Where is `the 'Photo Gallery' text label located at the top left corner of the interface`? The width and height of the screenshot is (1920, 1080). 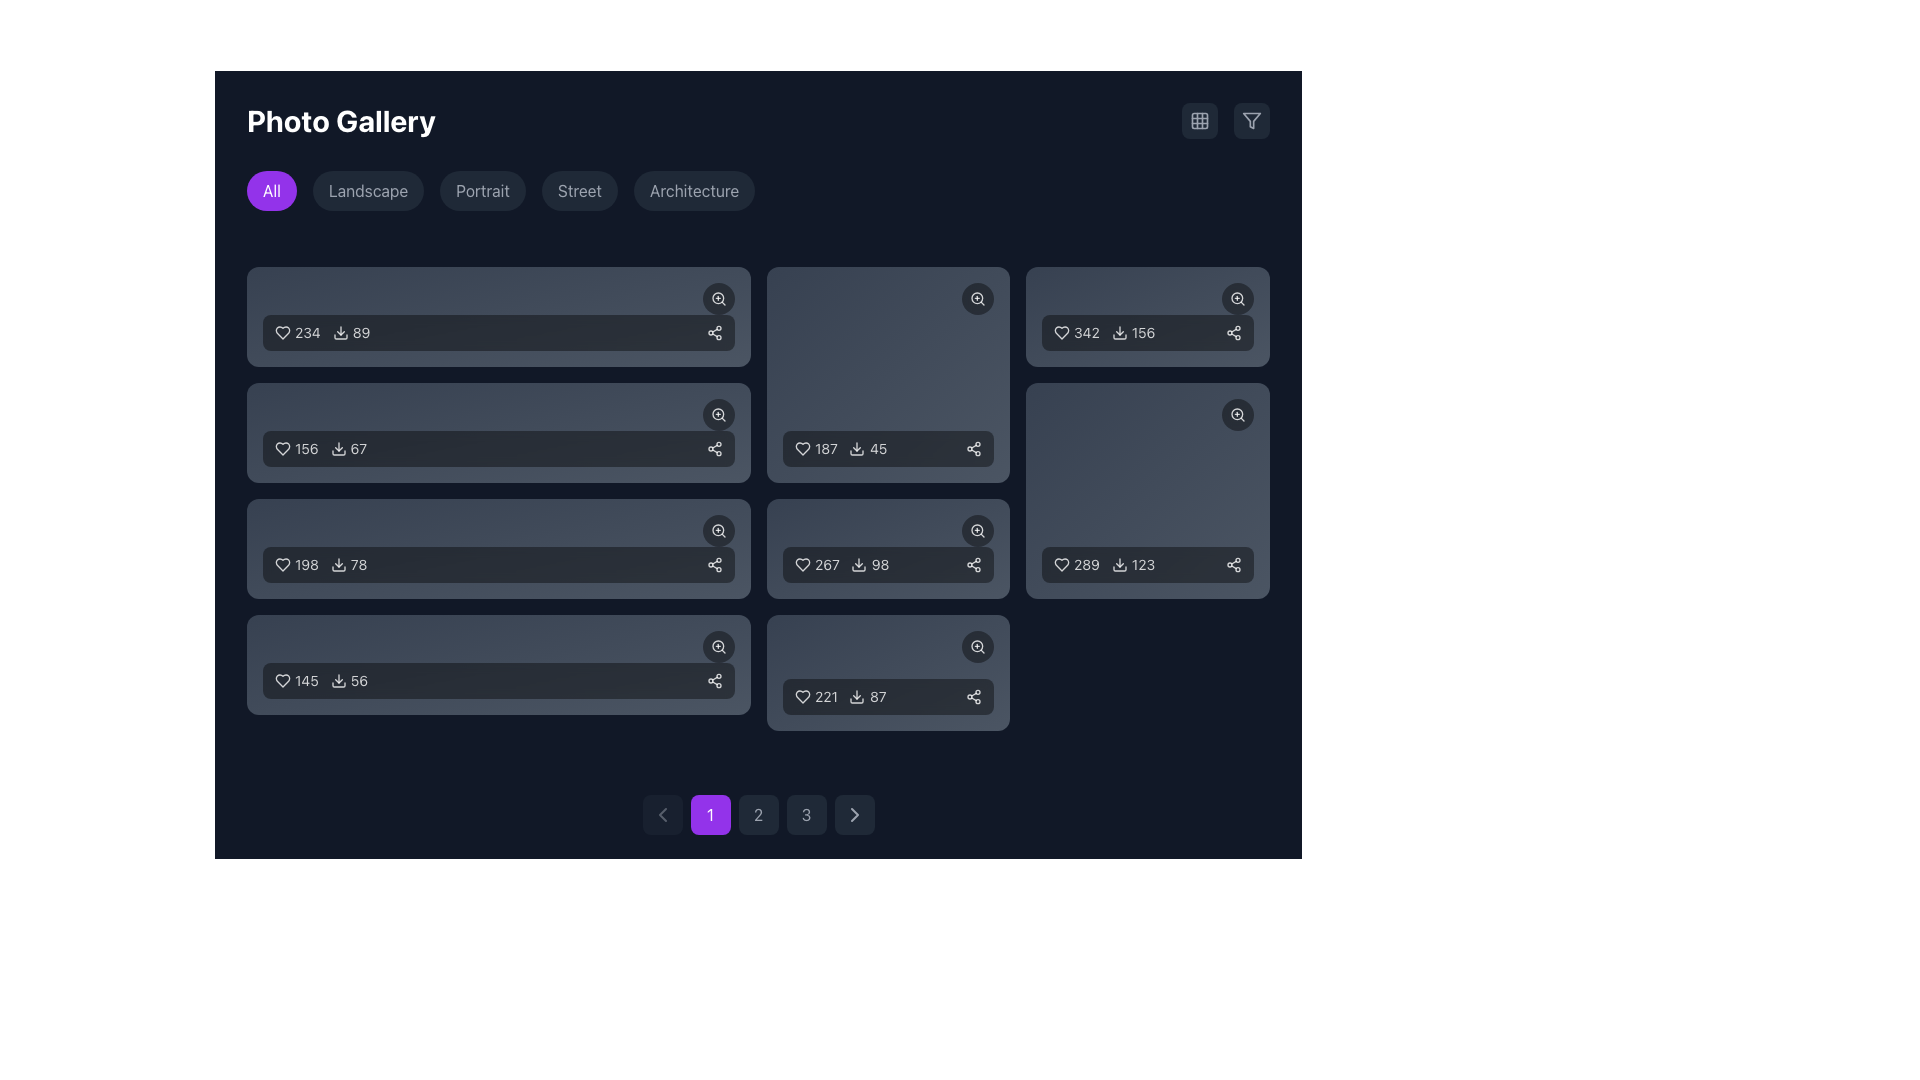 the 'Photo Gallery' text label located at the top left corner of the interface is located at coordinates (340, 120).